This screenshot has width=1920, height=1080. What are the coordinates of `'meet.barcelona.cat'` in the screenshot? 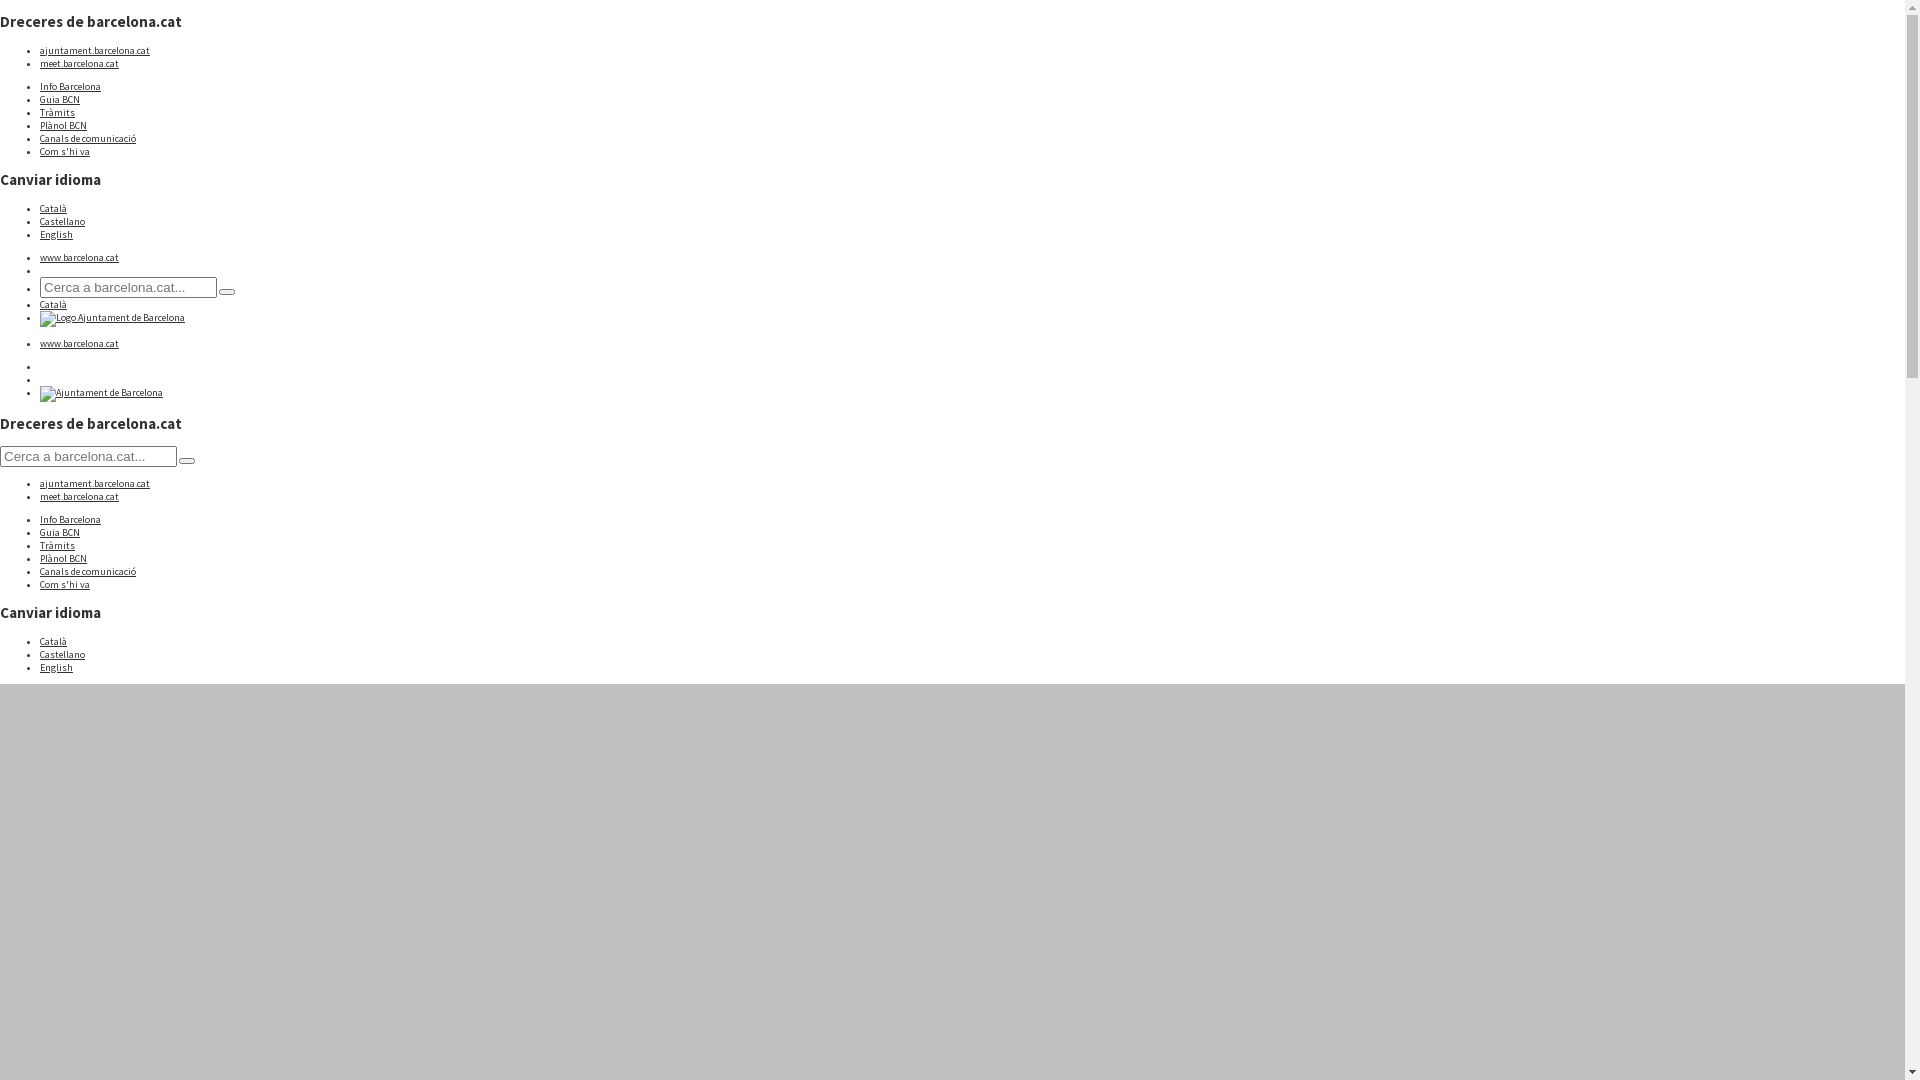 It's located at (79, 495).